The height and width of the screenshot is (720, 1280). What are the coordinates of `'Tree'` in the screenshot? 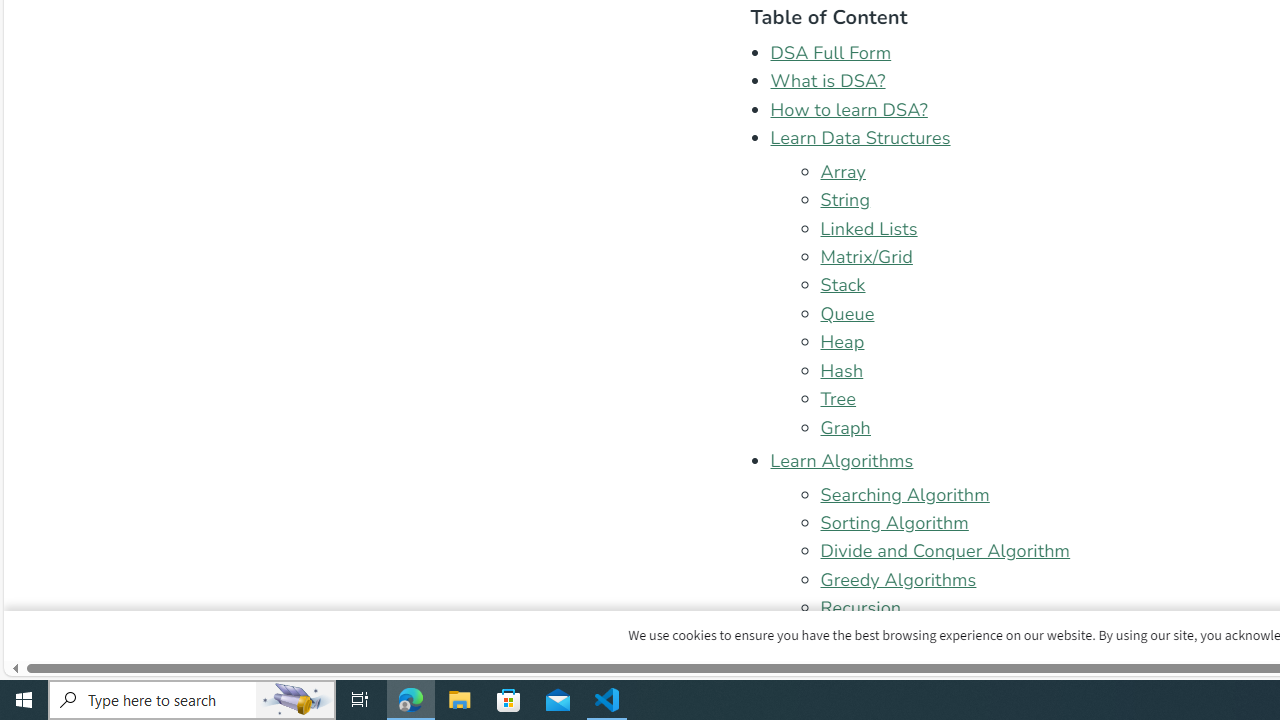 It's located at (839, 399).